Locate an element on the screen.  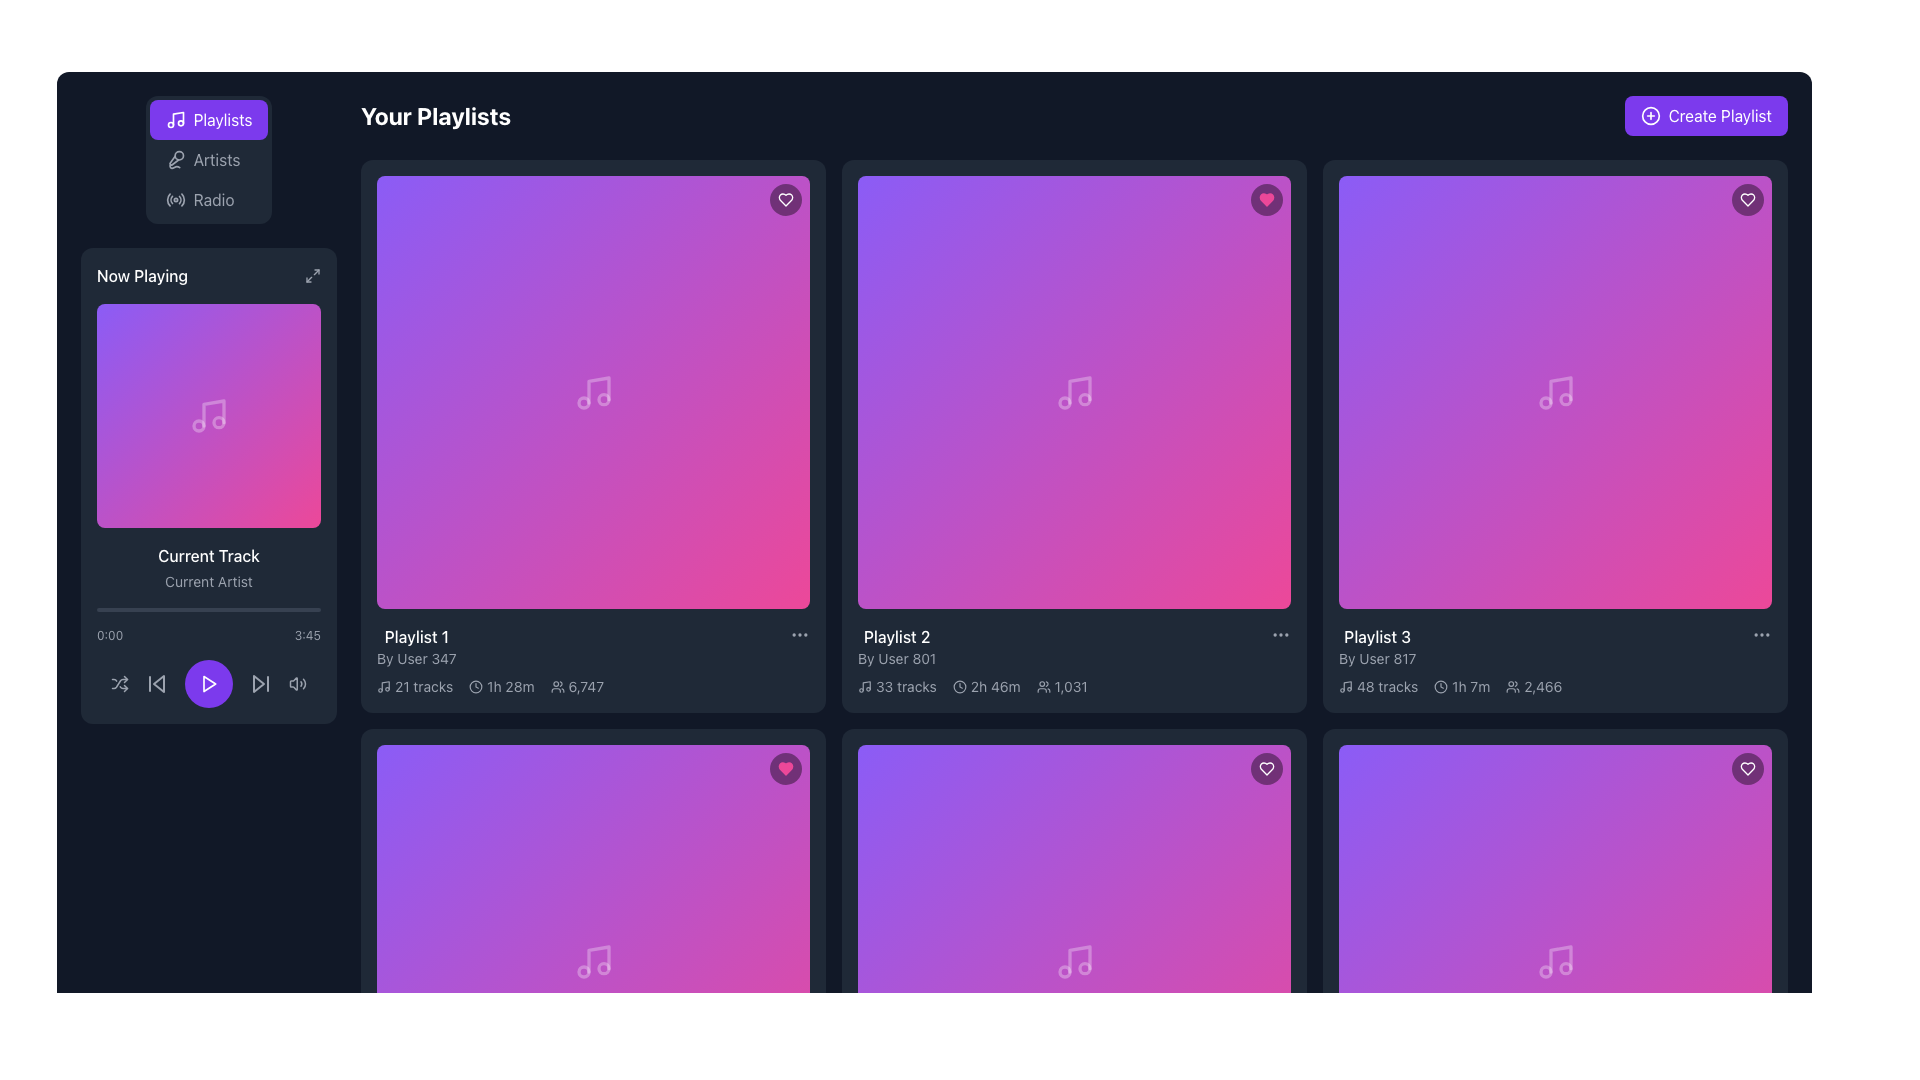
the small circle located within the musical note icon, which is part of the bottom-right playlist box in the grid layout is located at coordinates (1083, 967).